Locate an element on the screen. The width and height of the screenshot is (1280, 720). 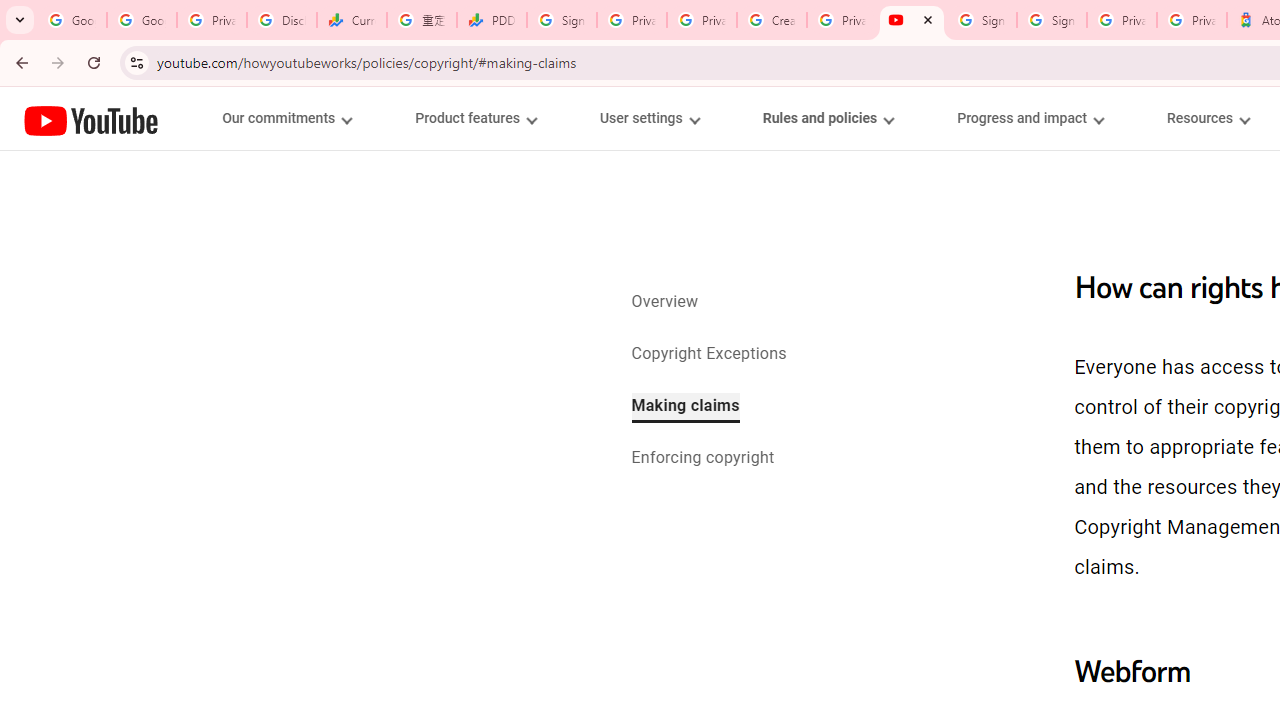
'Progress and impact menupopup' is located at coordinates (1030, 118).